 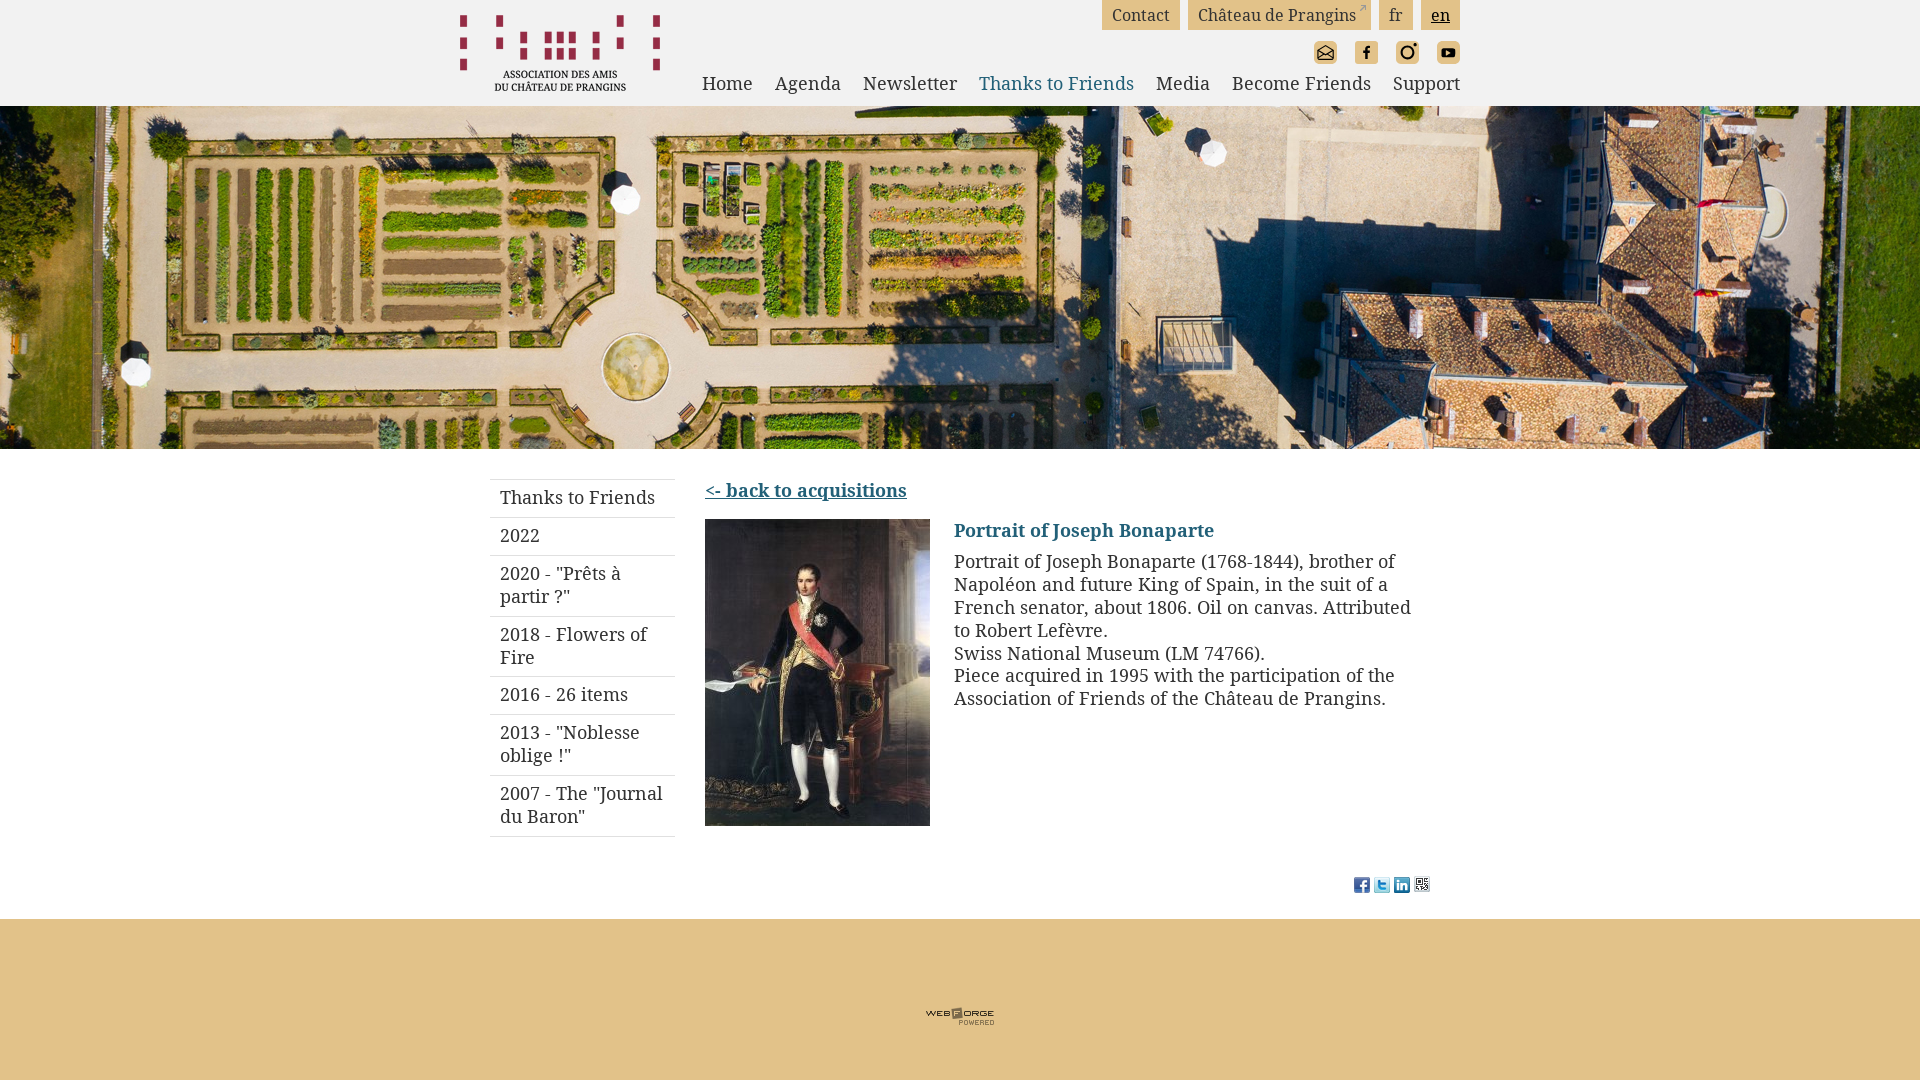 I want to click on 'Partager sur LinkedIn', so click(x=1400, y=886).